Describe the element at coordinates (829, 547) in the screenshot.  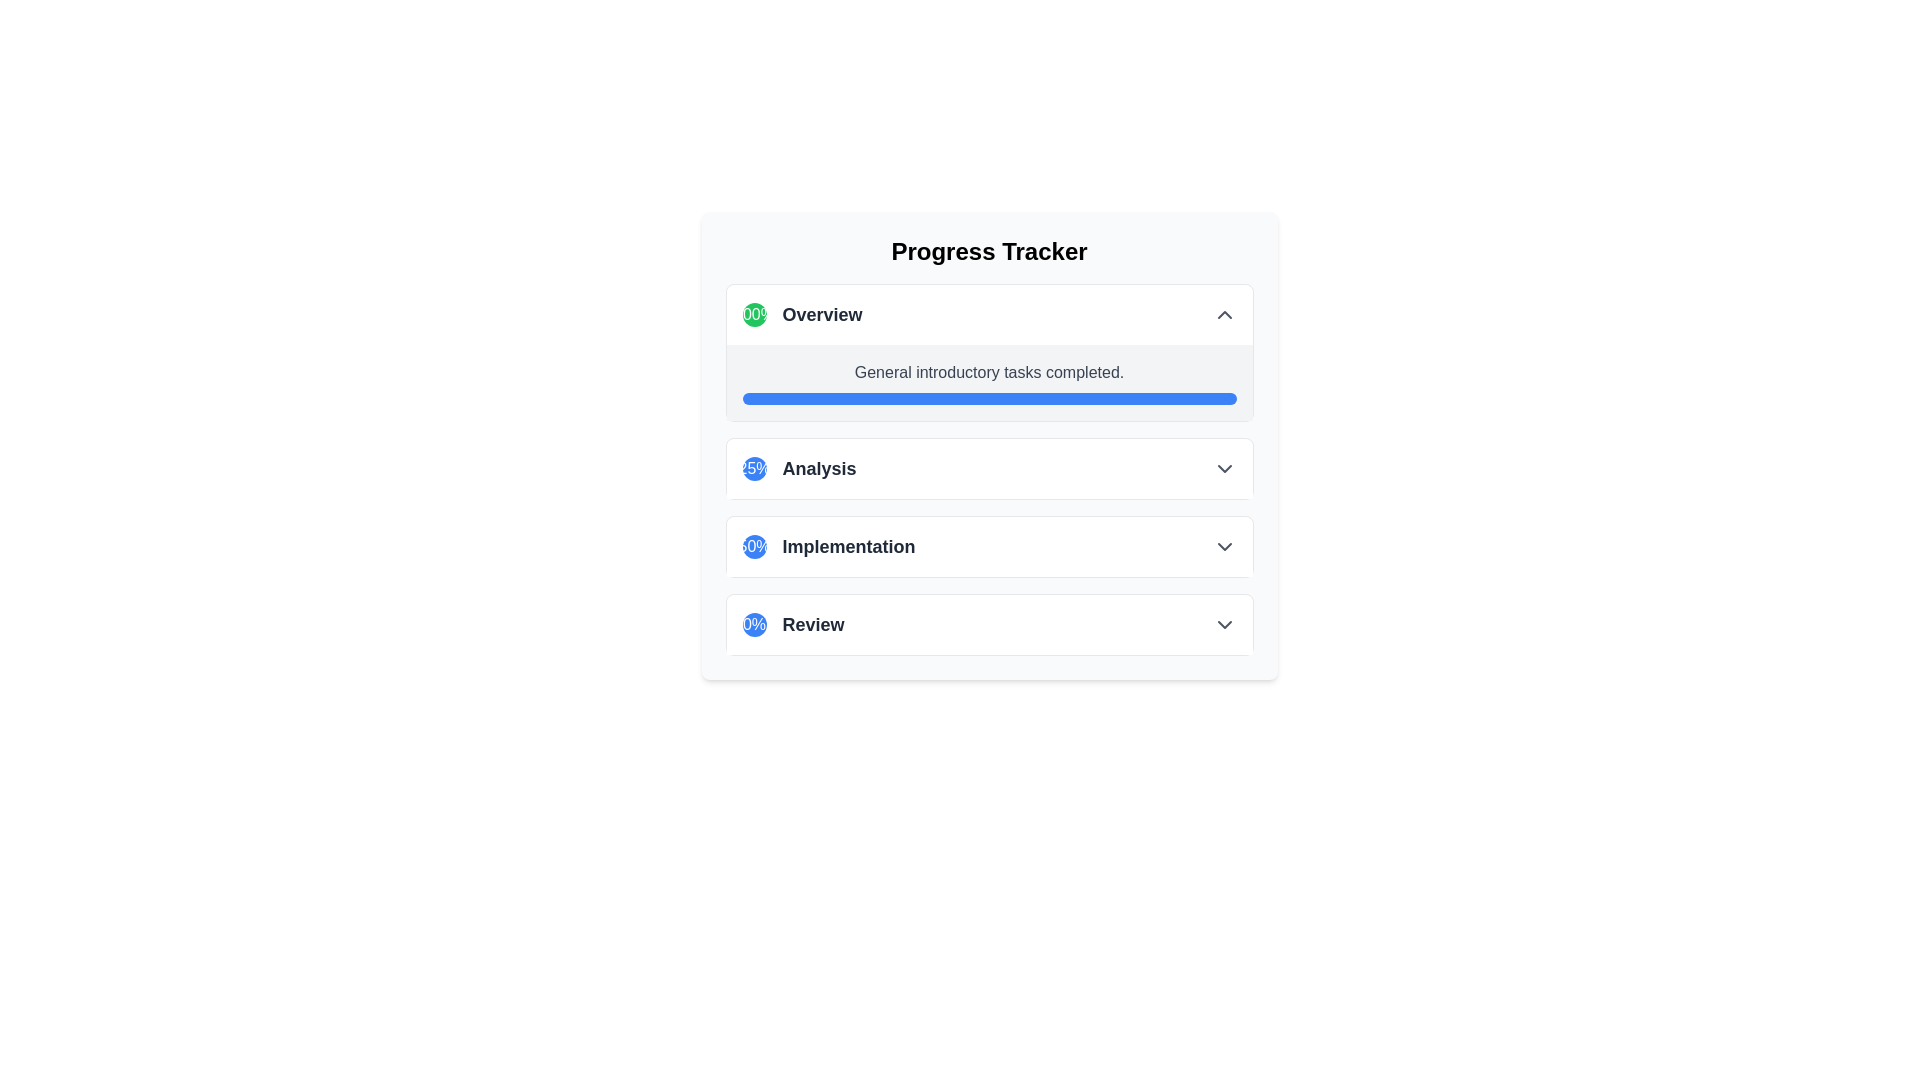
I see `the progress indicator for the 'Implementation' stage, which shows a completion percentage of 50% and is the third item in the 'Progress Tracker' section` at that location.